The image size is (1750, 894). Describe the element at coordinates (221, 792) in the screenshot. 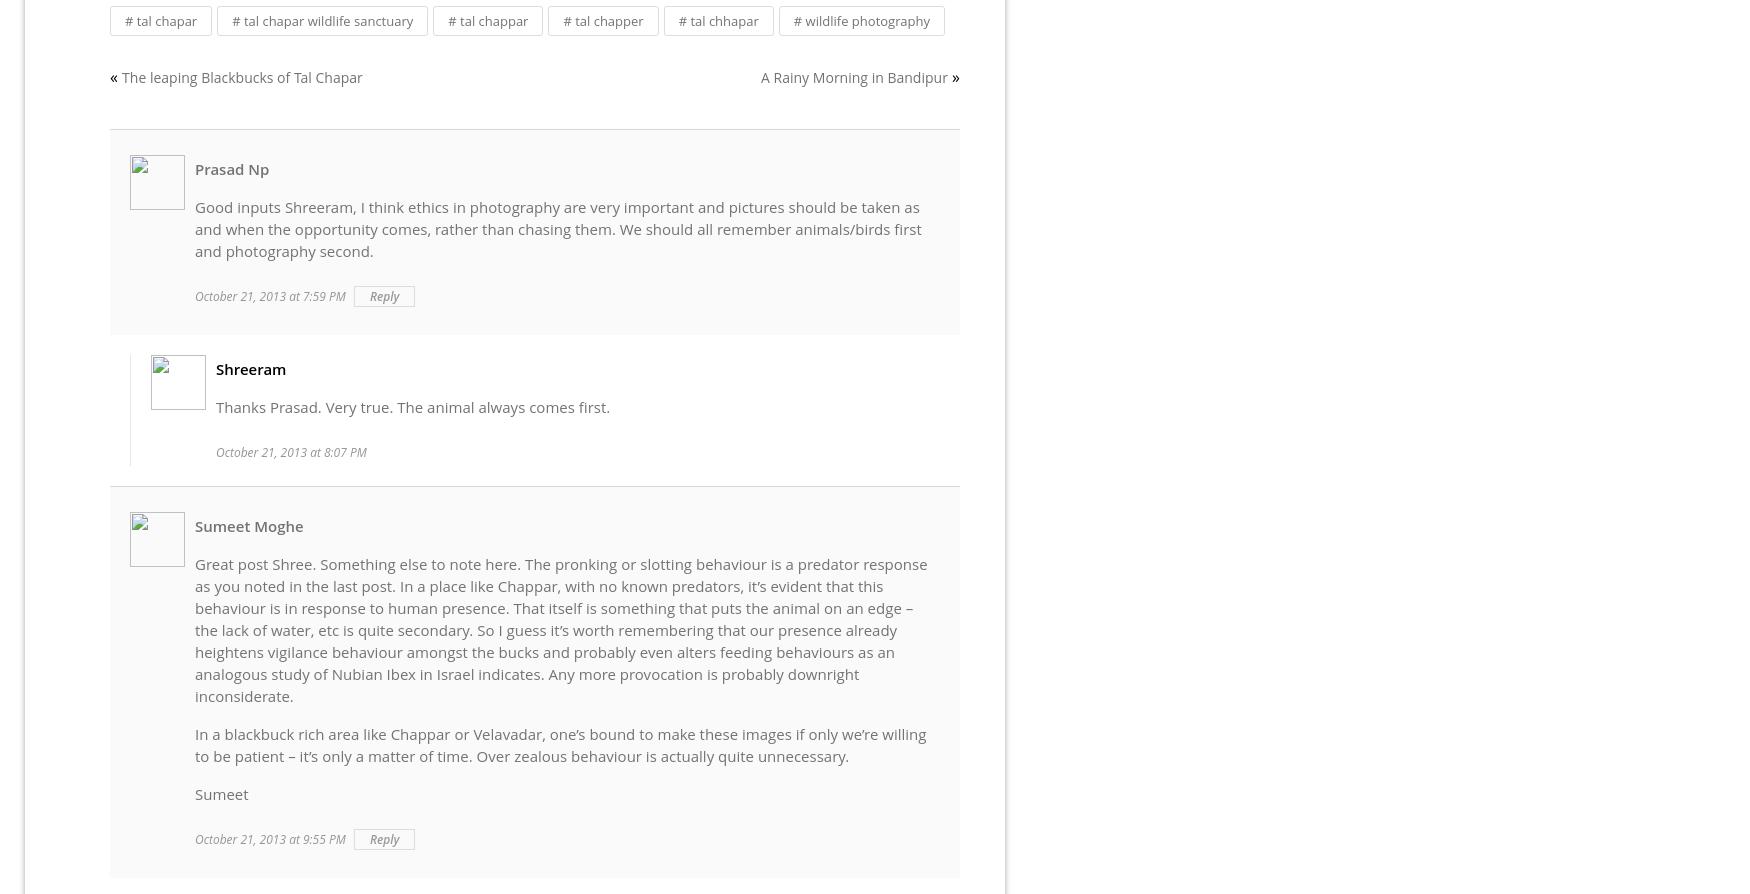

I see `'Sumeet'` at that location.